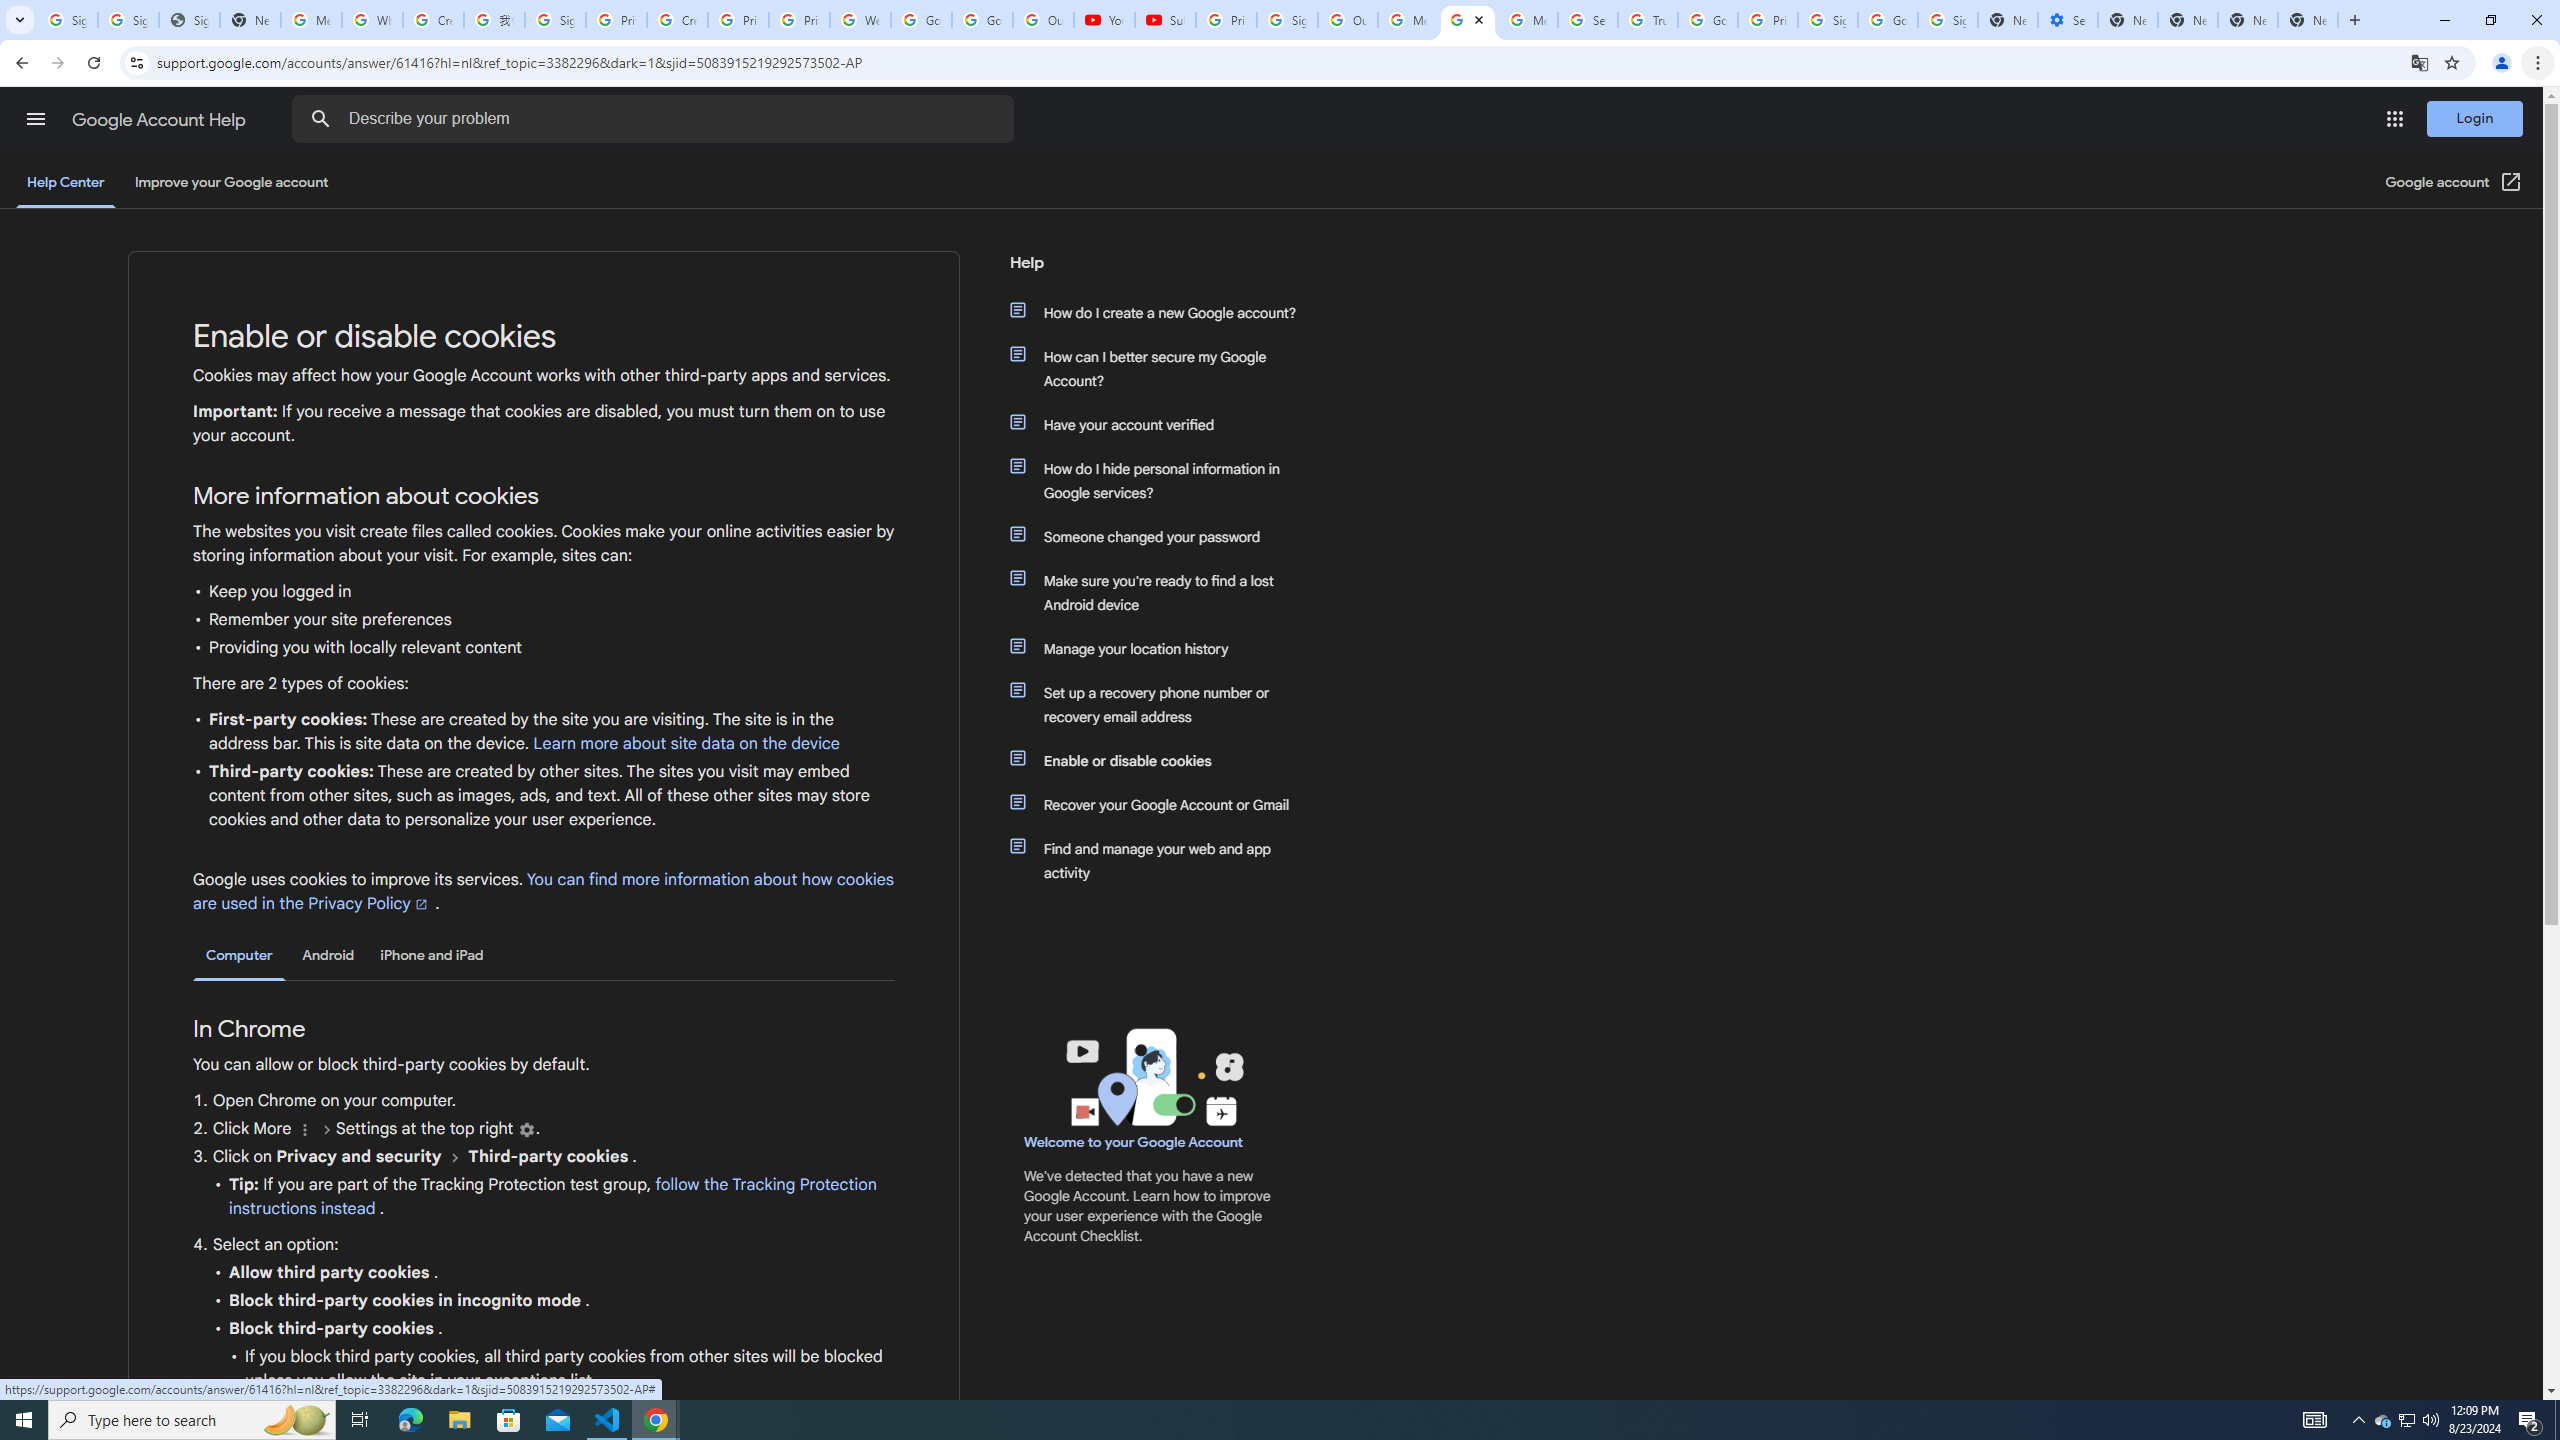 The height and width of the screenshot is (1440, 2560). I want to click on 'Help Center', so click(65, 181).